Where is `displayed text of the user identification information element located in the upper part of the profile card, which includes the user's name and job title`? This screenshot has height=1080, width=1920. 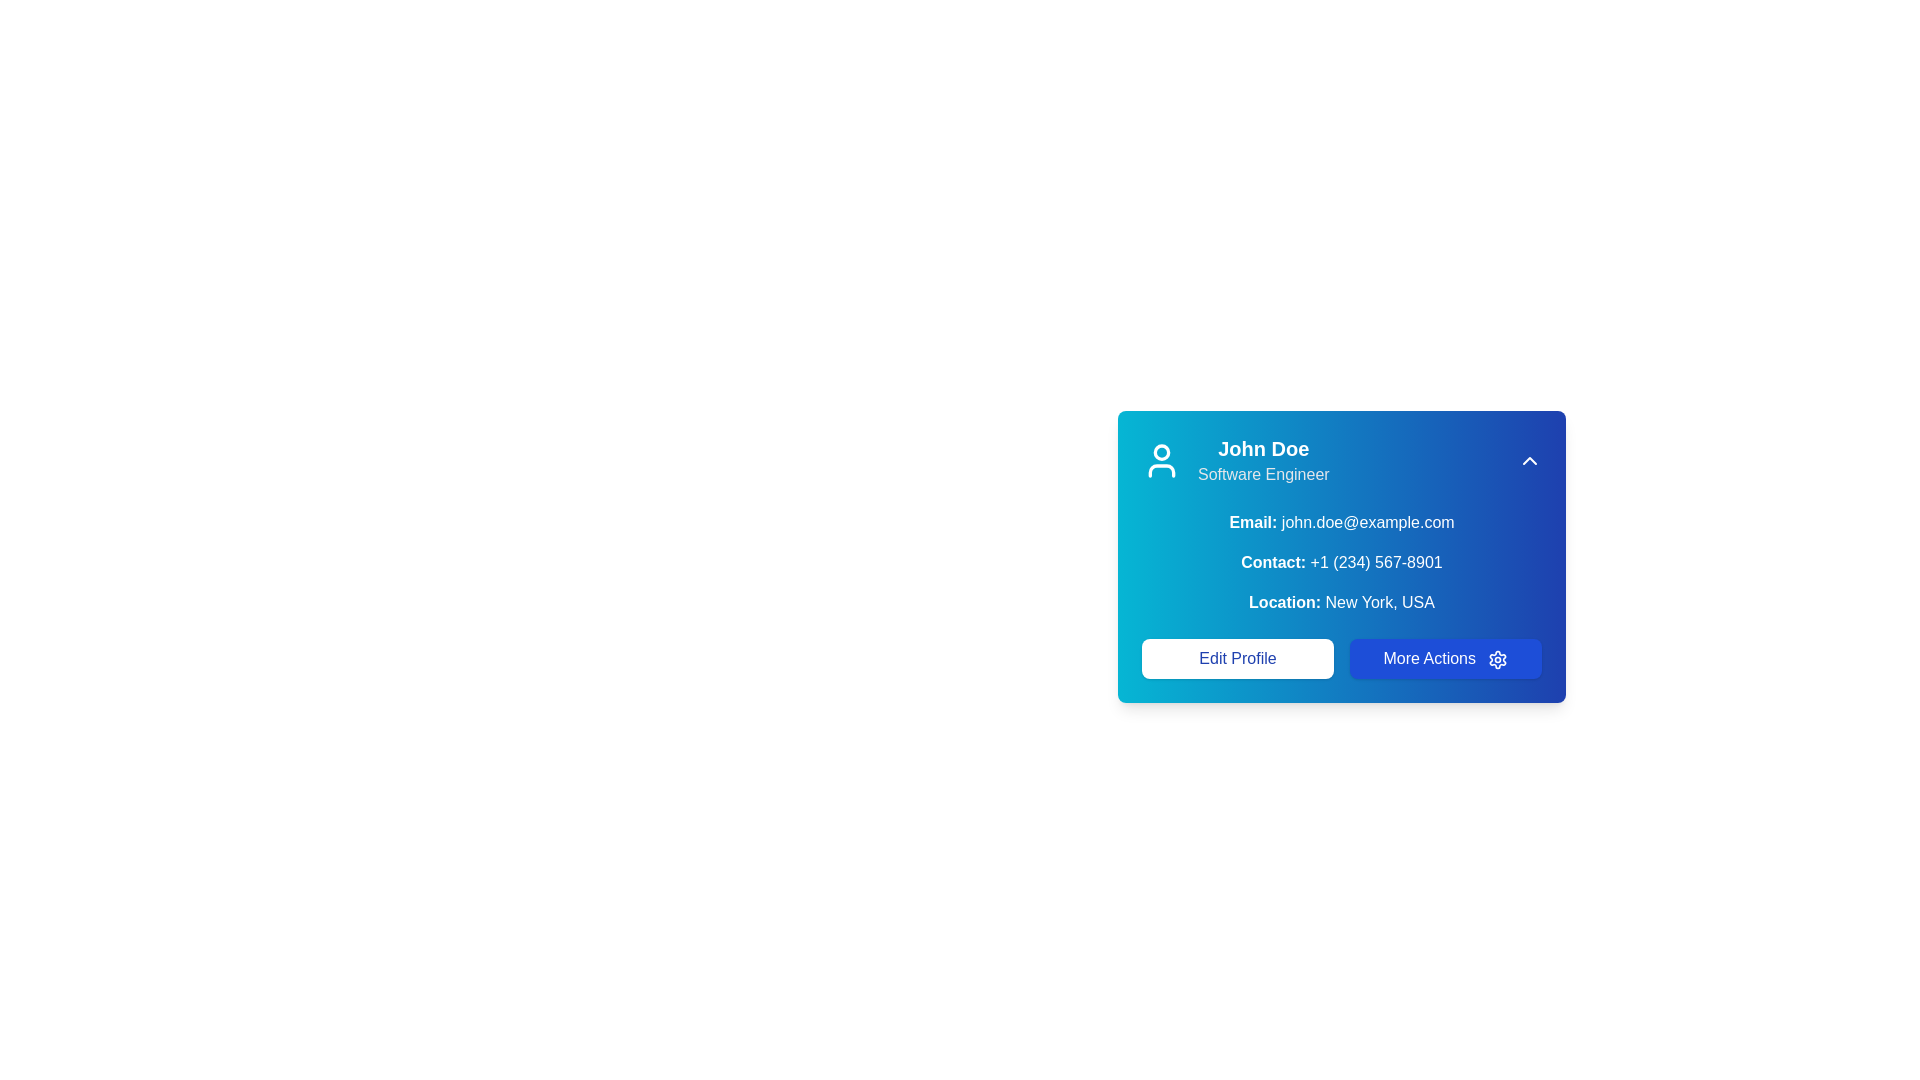
displayed text of the user identification information element located in the upper part of the profile card, which includes the user's name and job title is located at coordinates (1234, 461).